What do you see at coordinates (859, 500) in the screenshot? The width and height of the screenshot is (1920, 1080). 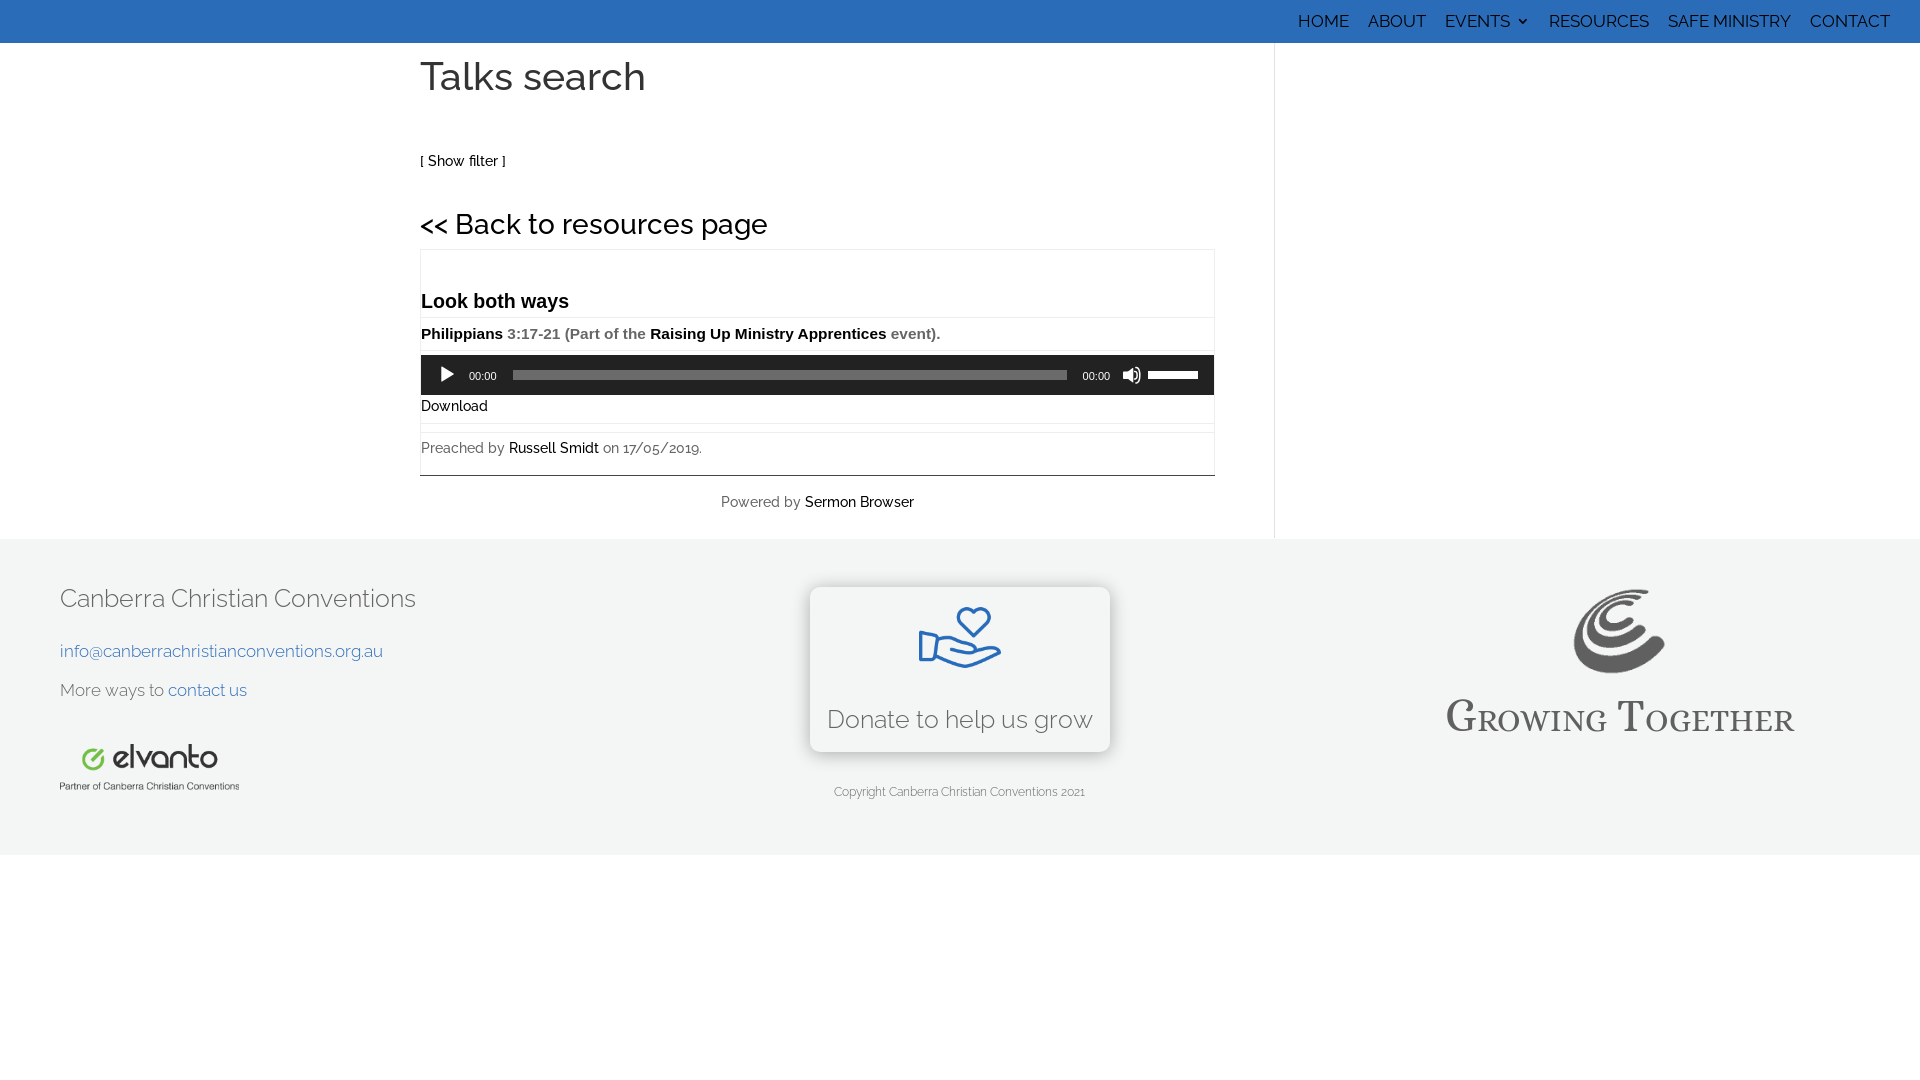 I see `'Sermon Browser'` at bounding box center [859, 500].